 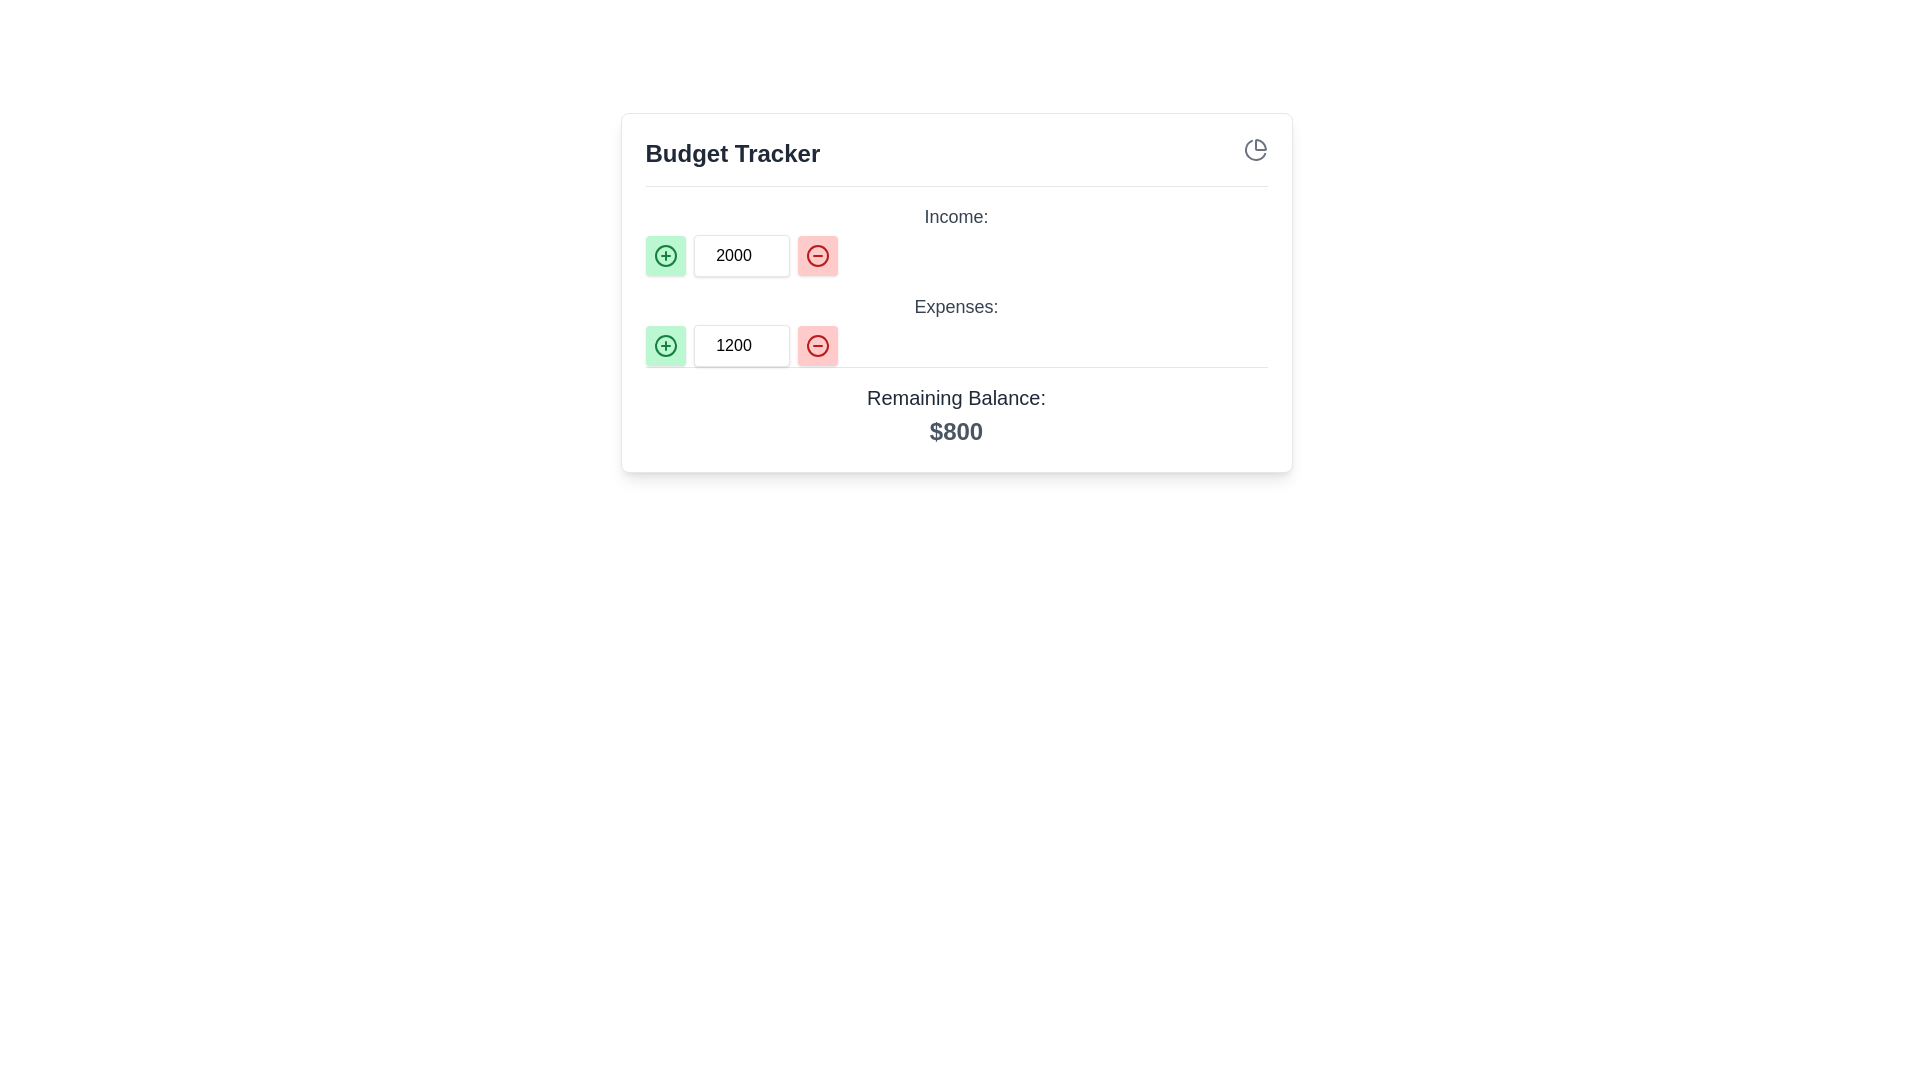 What do you see at coordinates (1254, 149) in the screenshot?
I see `the pie chart icon in the top-right corner of the 'Budget Tracker' header section, which features a minimalistic vector line art design in gray tones` at bounding box center [1254, 149].